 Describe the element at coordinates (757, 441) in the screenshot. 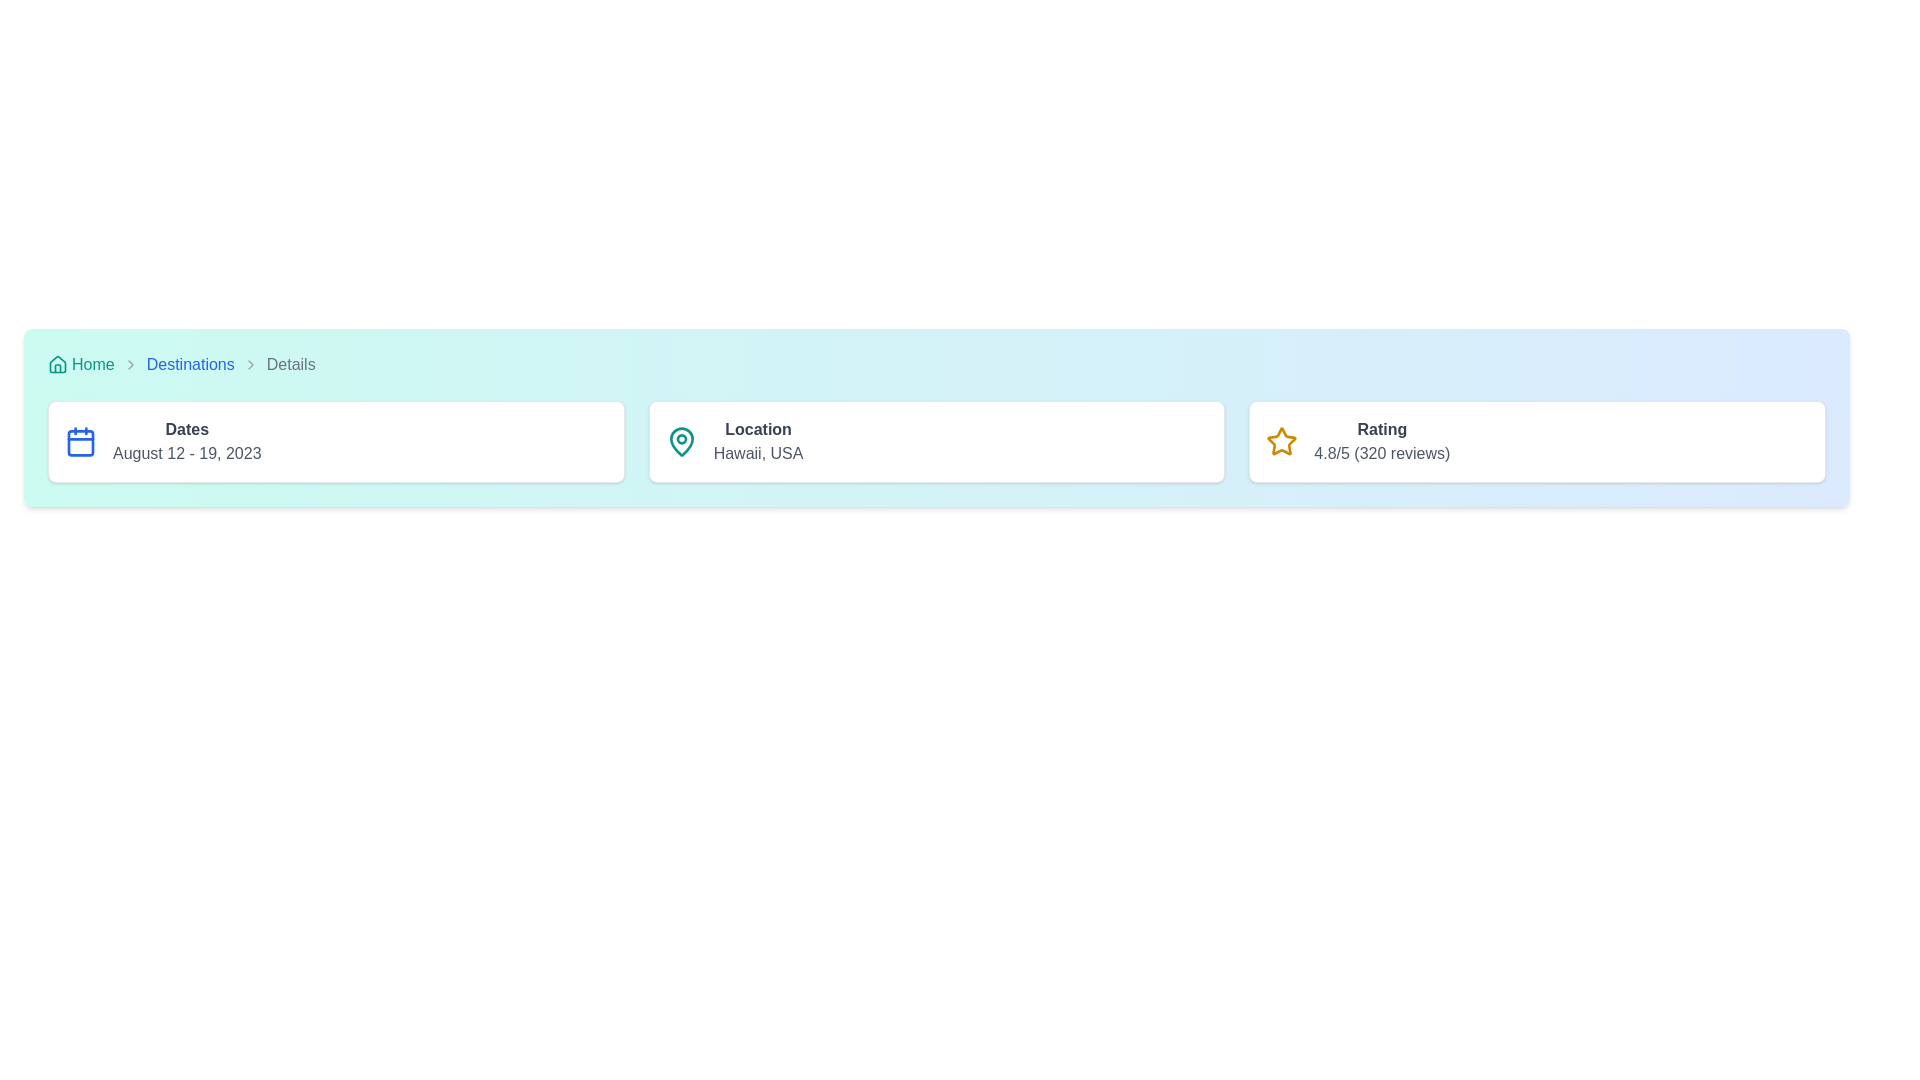

I see `contents of the Text label displaying 'Location' and 'Hawaii, USA', which is positioned in the middle card section between 'Dates' and 'Rating'` at that location.